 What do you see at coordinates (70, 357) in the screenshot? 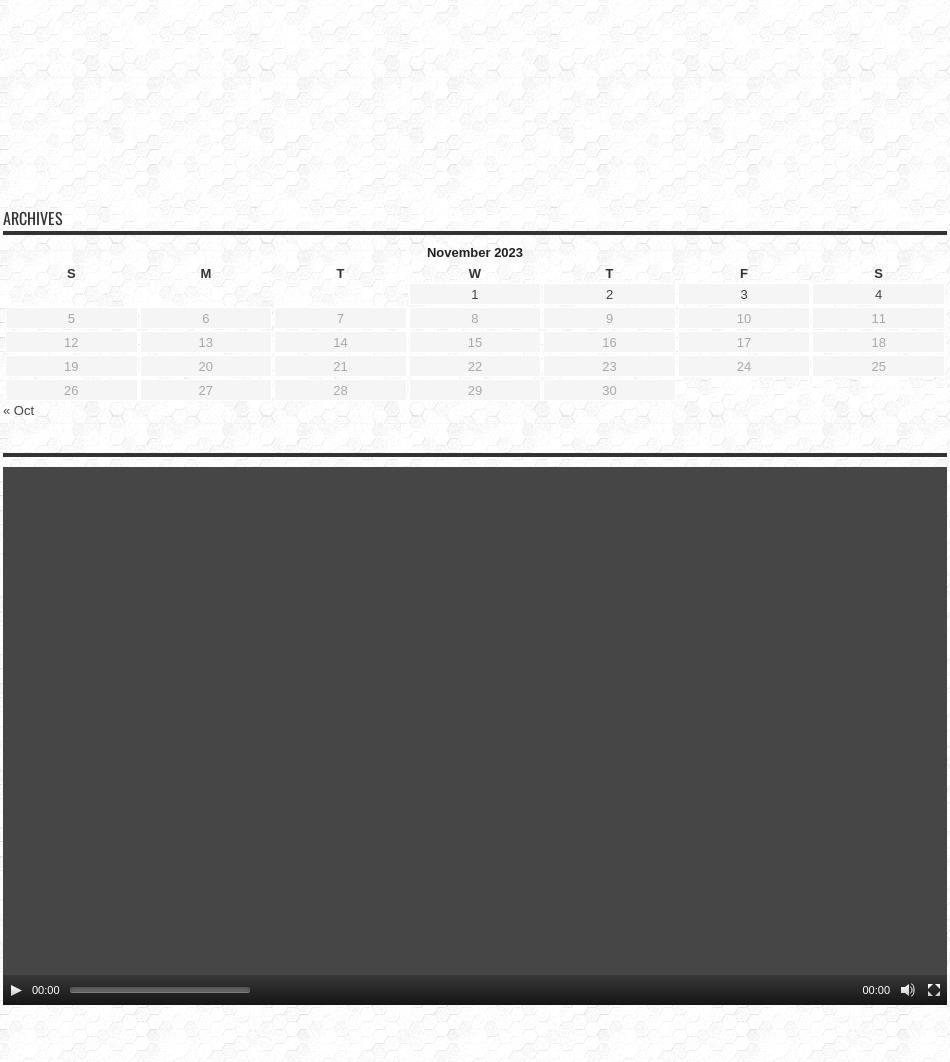
I see `'26'` at bounding box center [70, 357].